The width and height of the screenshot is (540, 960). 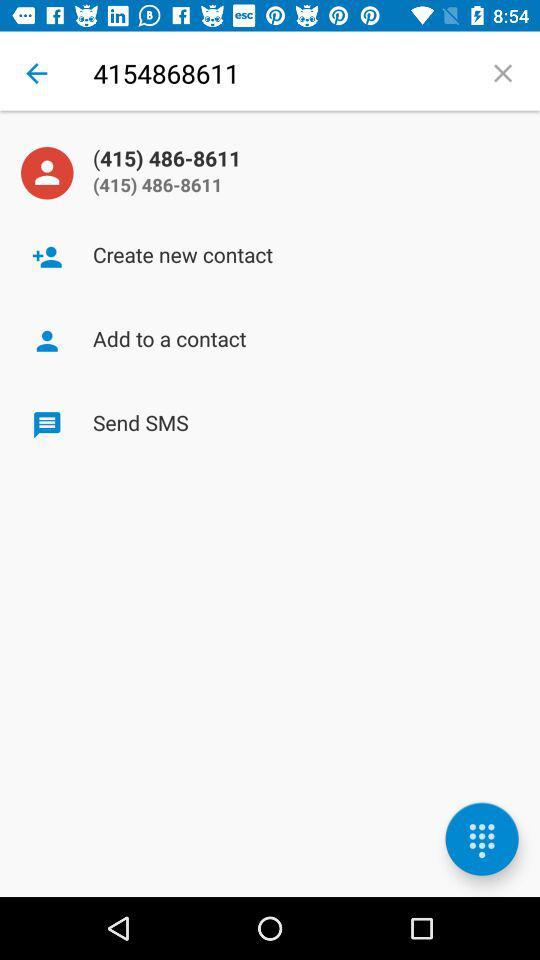 I want to click on the icon on left side of text send sms, so click(x=47, y=425).